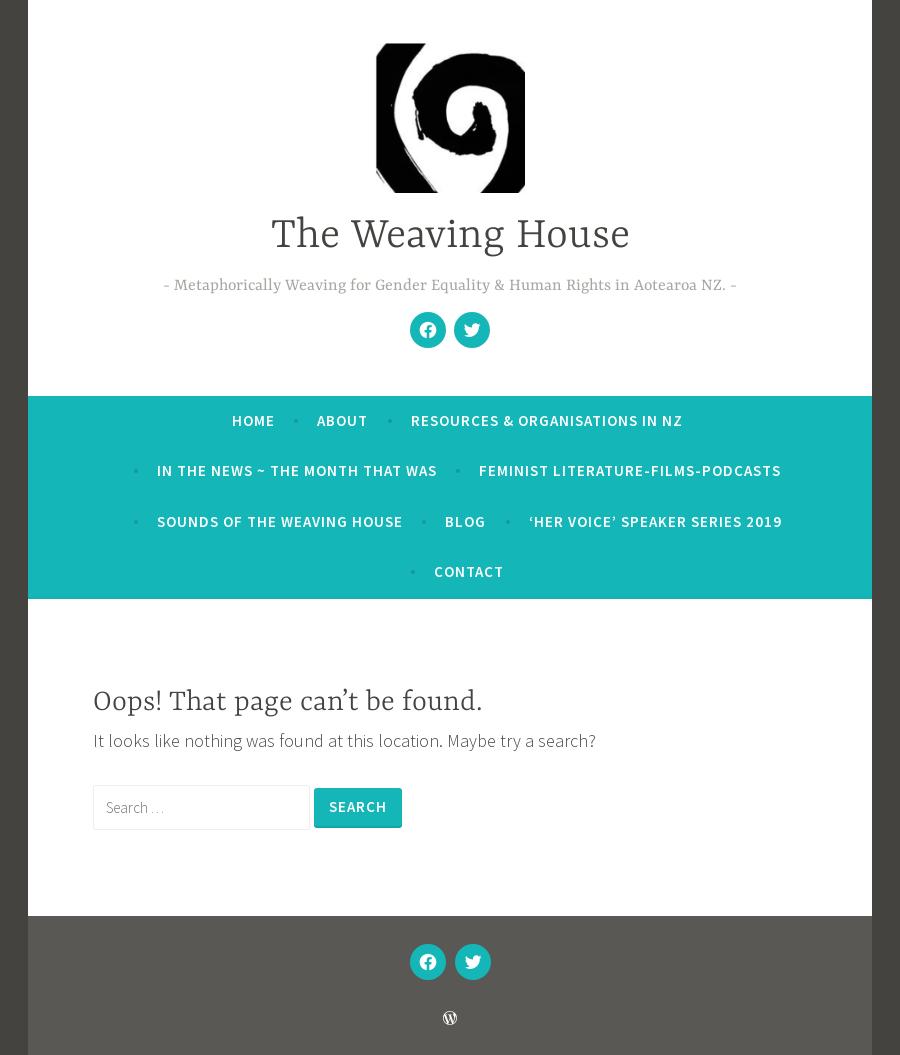 The width and height of the screenshot is (900, 1055). I want to click on 'Feminist Literature-Films-Podcasts', so click(630, 470).